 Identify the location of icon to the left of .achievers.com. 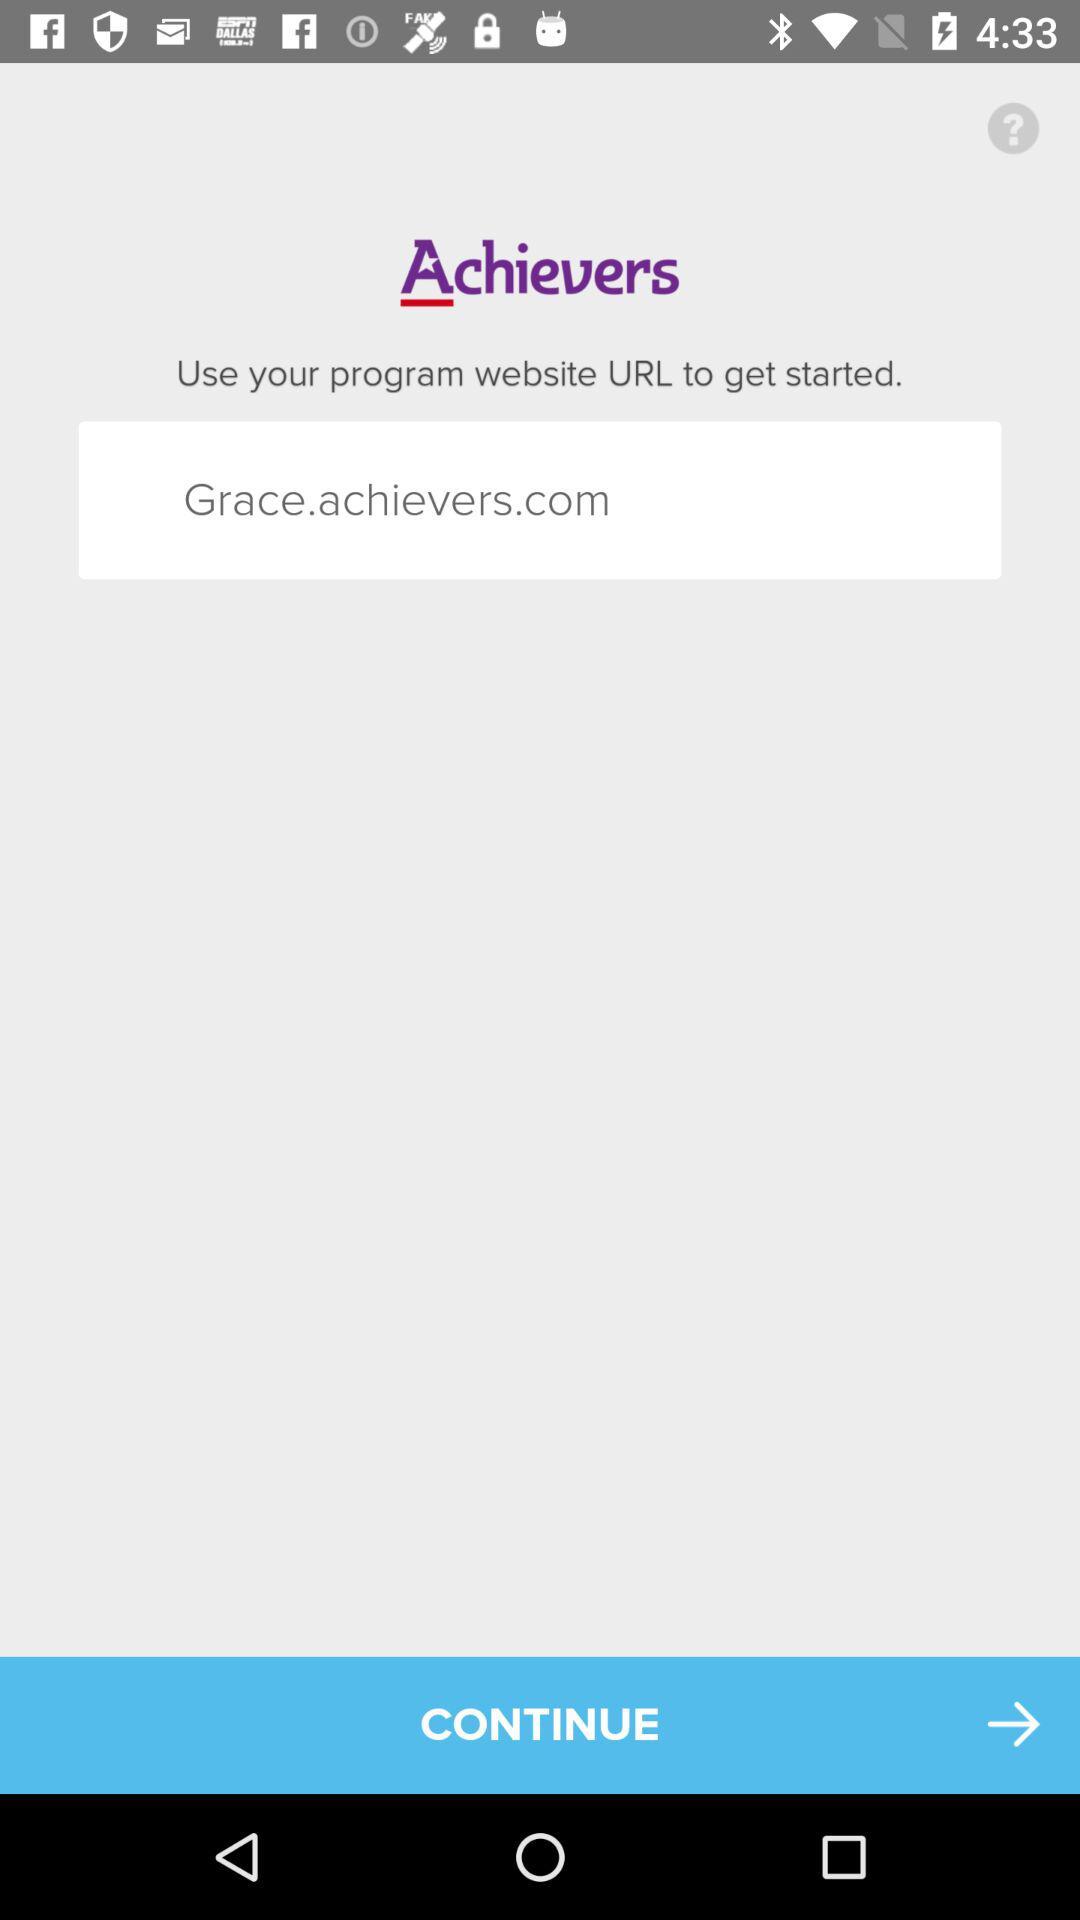
(219, 500).